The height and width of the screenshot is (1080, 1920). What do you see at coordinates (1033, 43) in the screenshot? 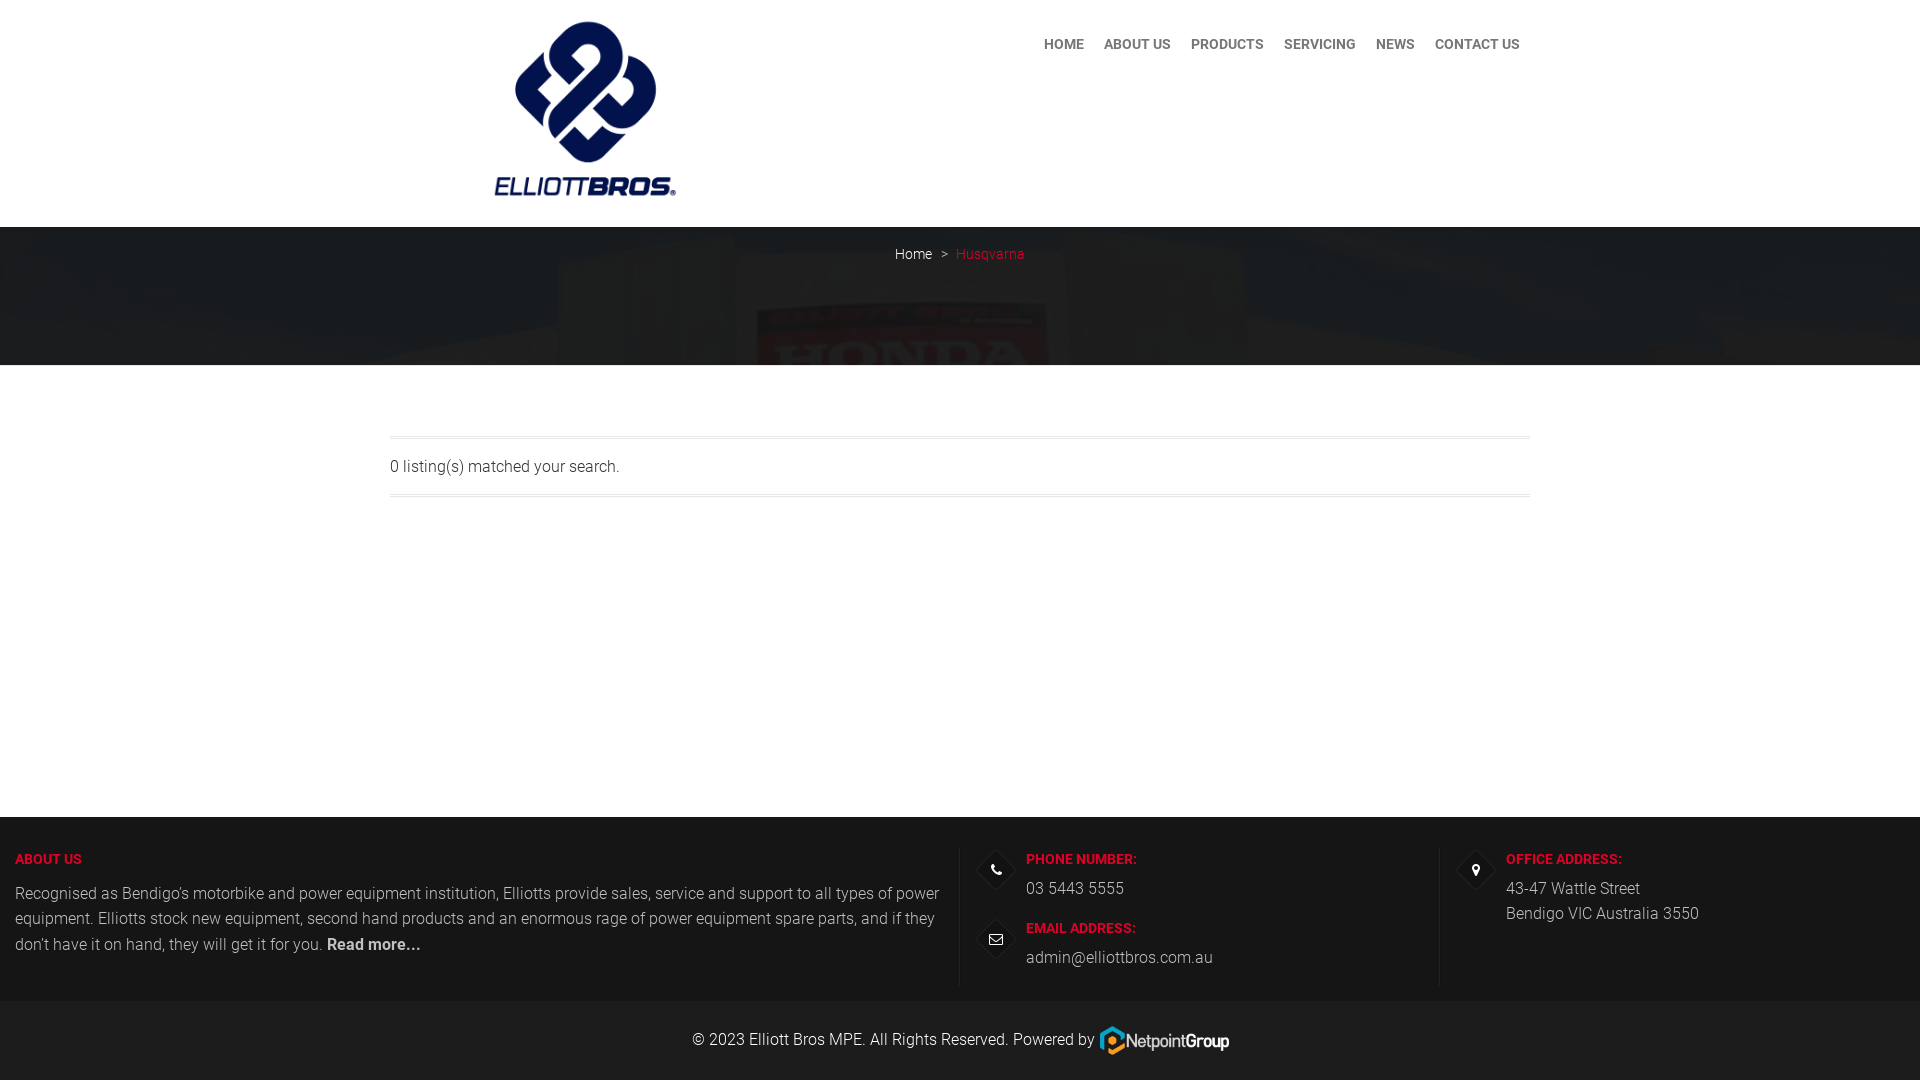
I see `'HOME'` at bounding box center [1033, 43].